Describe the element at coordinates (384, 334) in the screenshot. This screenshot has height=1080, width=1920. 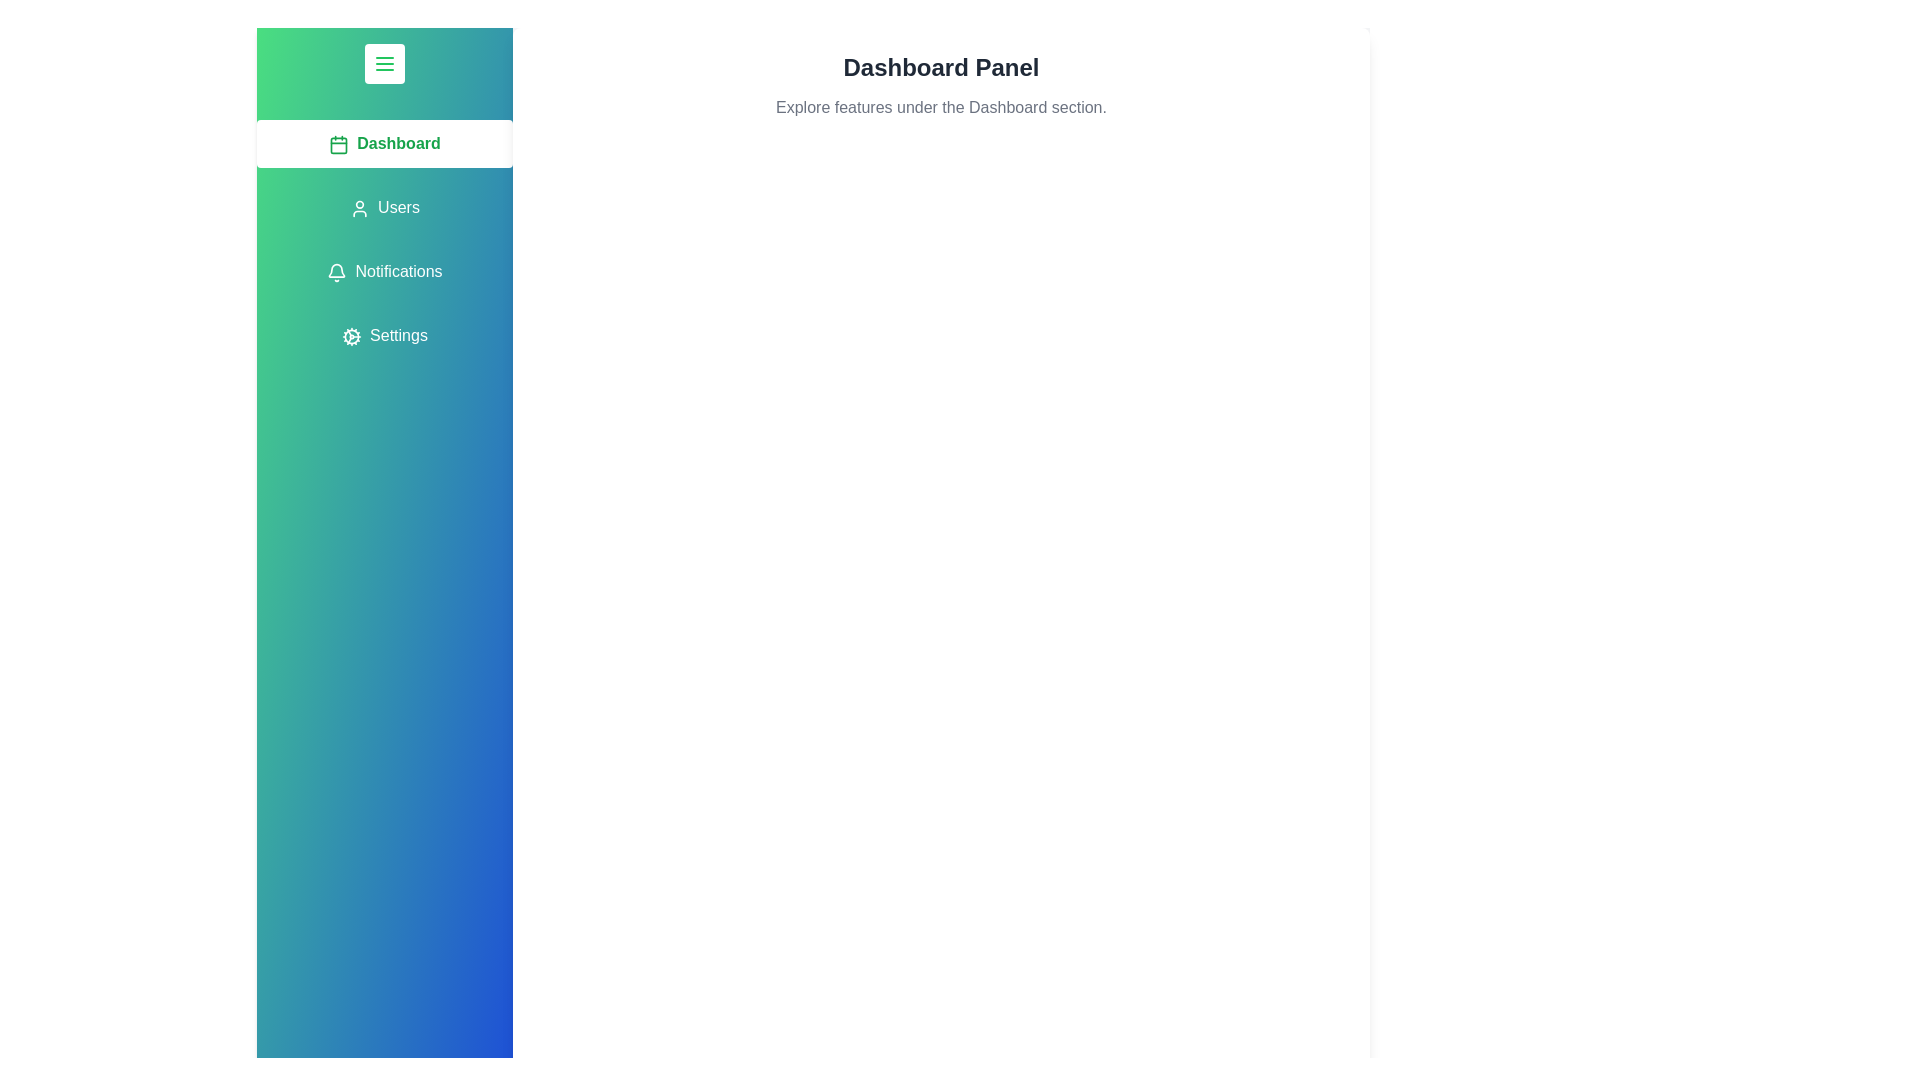
I see `the tab labeled Settings to observe its hover effect` at that location.